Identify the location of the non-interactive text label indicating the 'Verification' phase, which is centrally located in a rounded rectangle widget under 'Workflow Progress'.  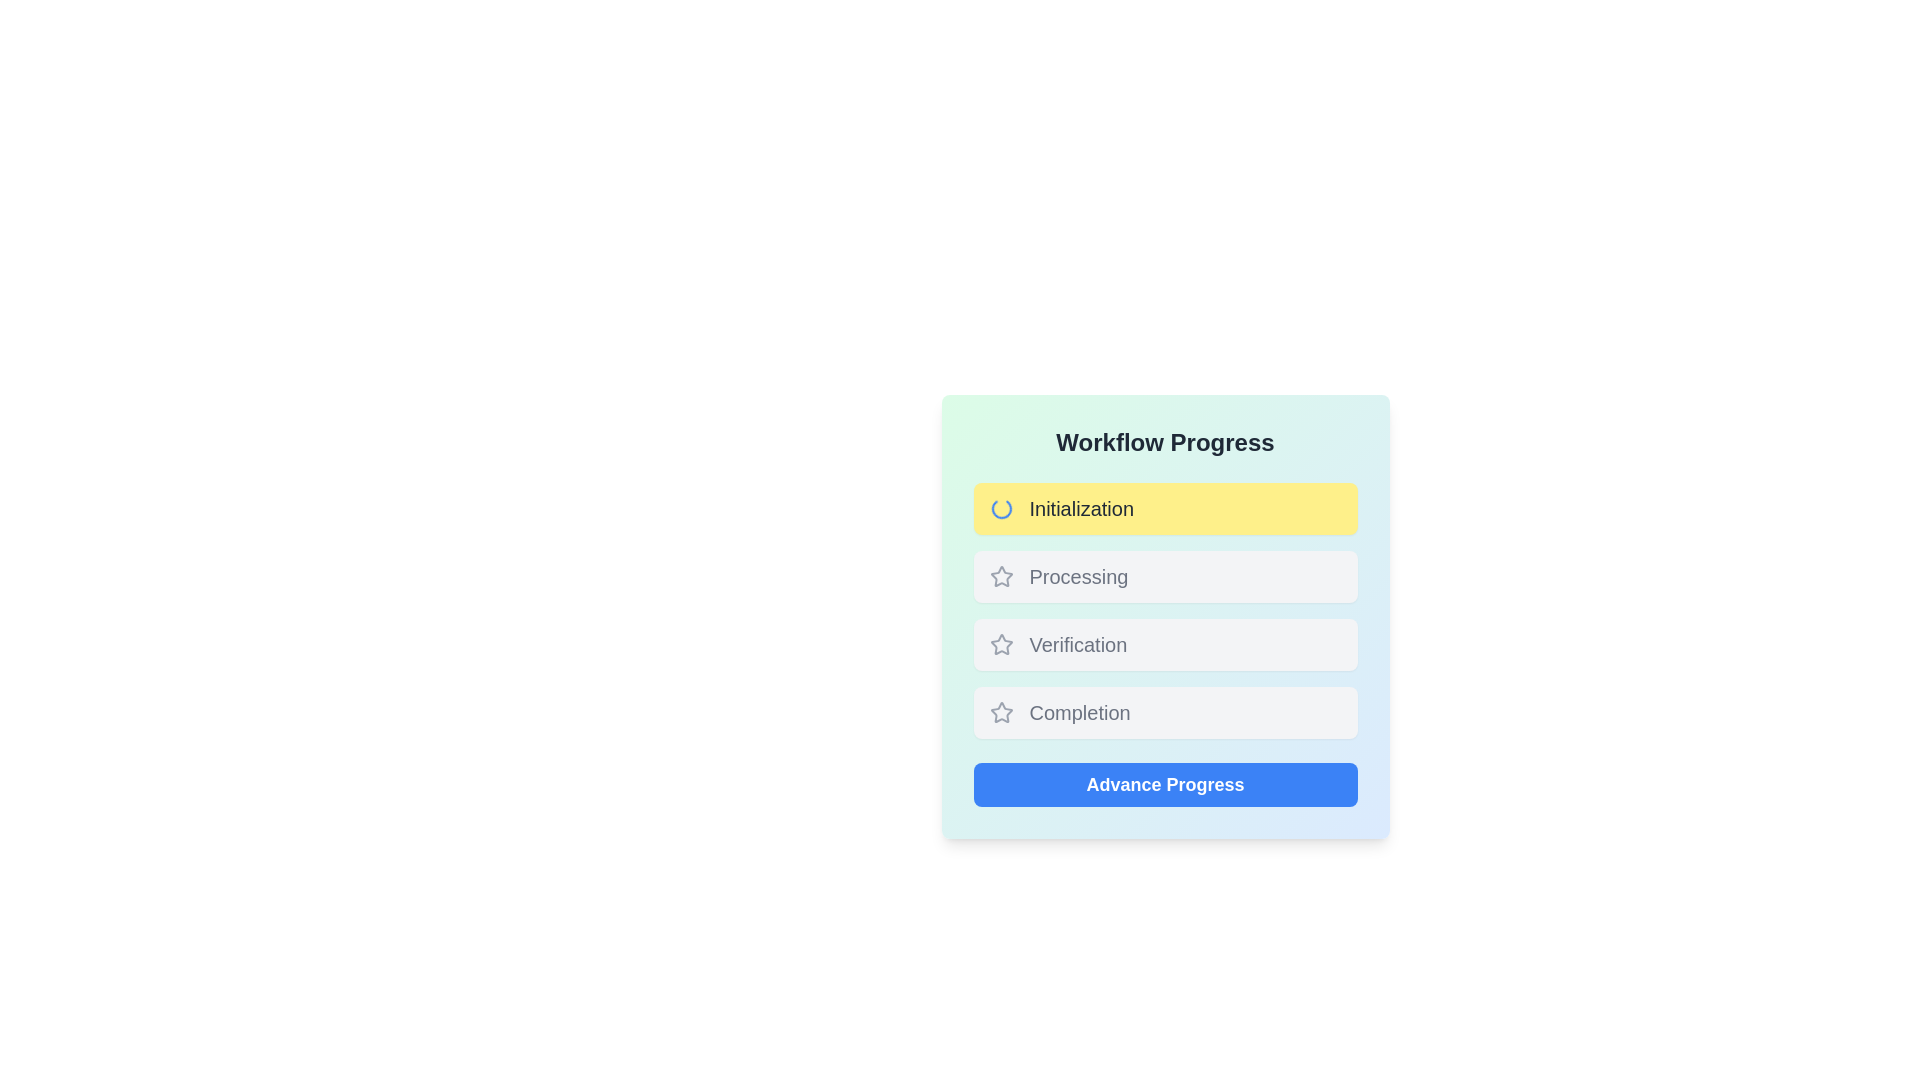
(1077, 644).